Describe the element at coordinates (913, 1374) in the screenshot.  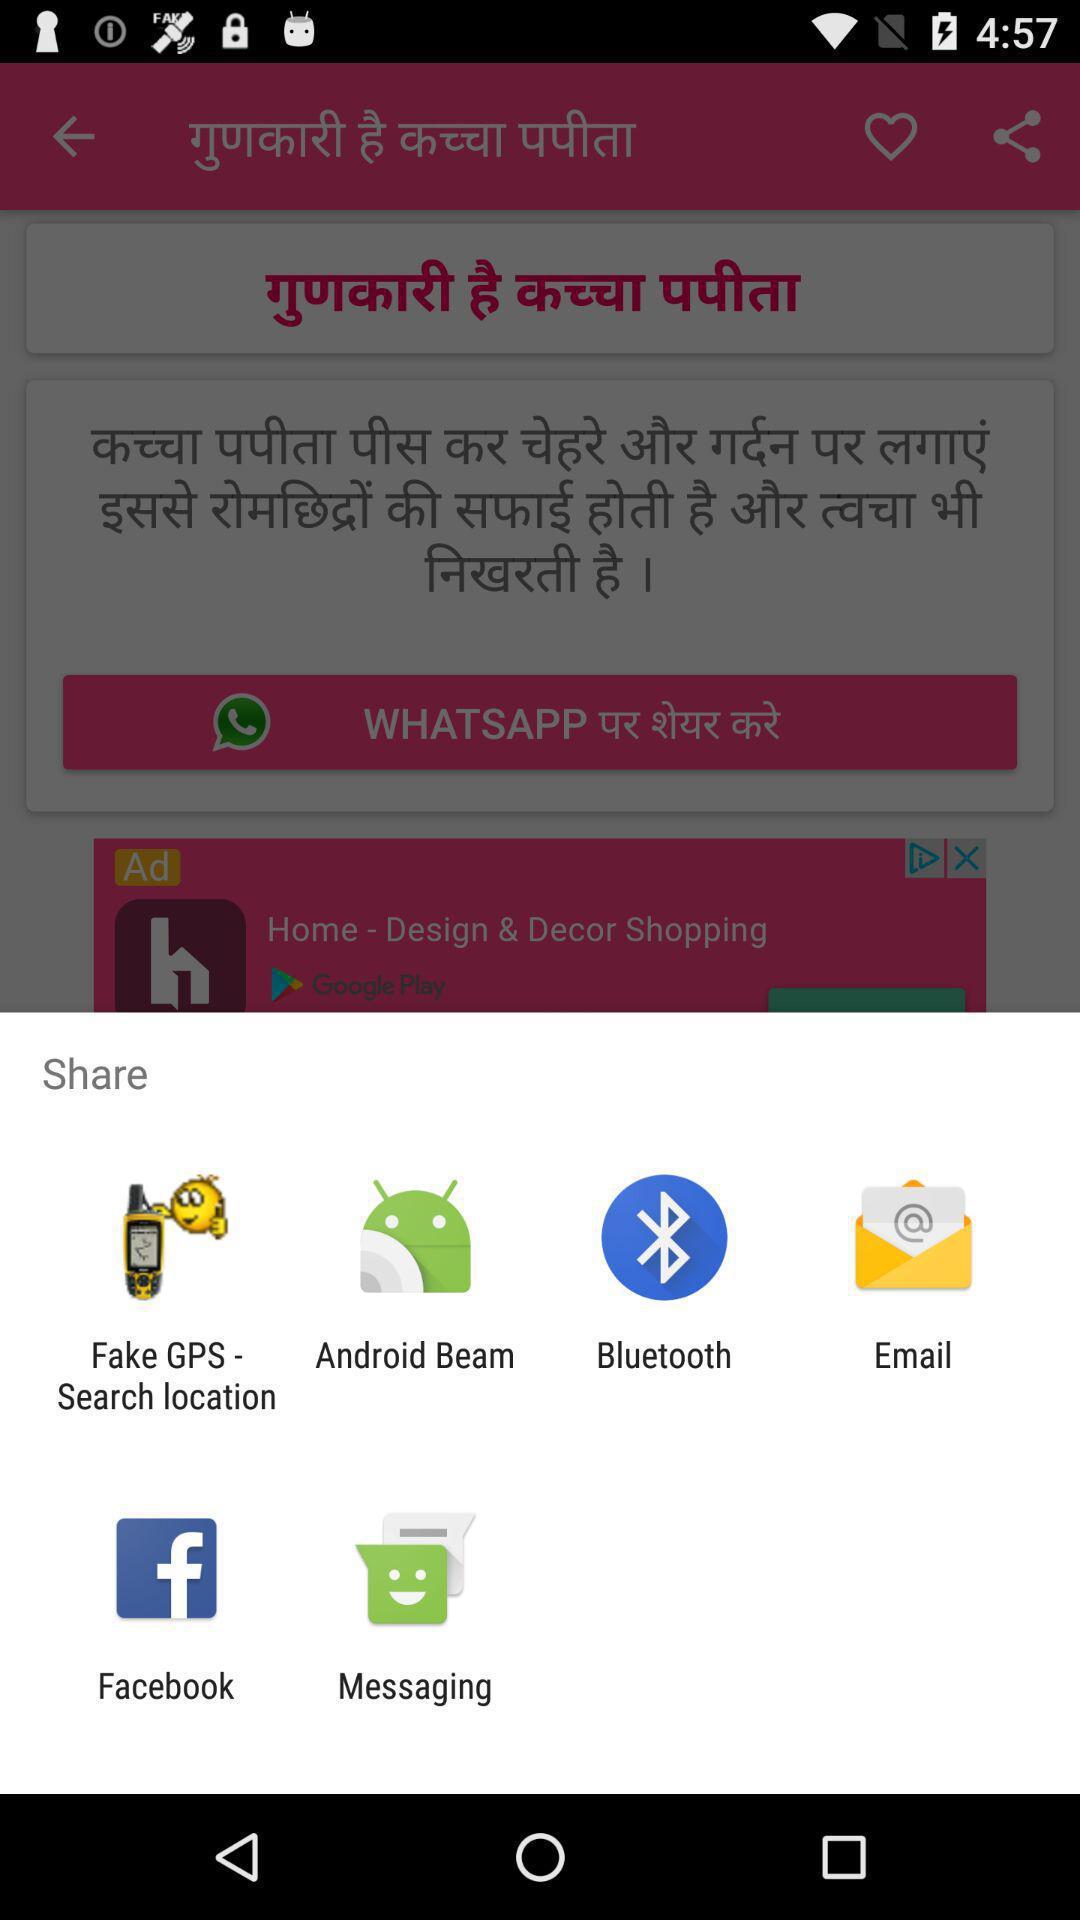
I see `the icon to the right of bluetooth icon` at that location.